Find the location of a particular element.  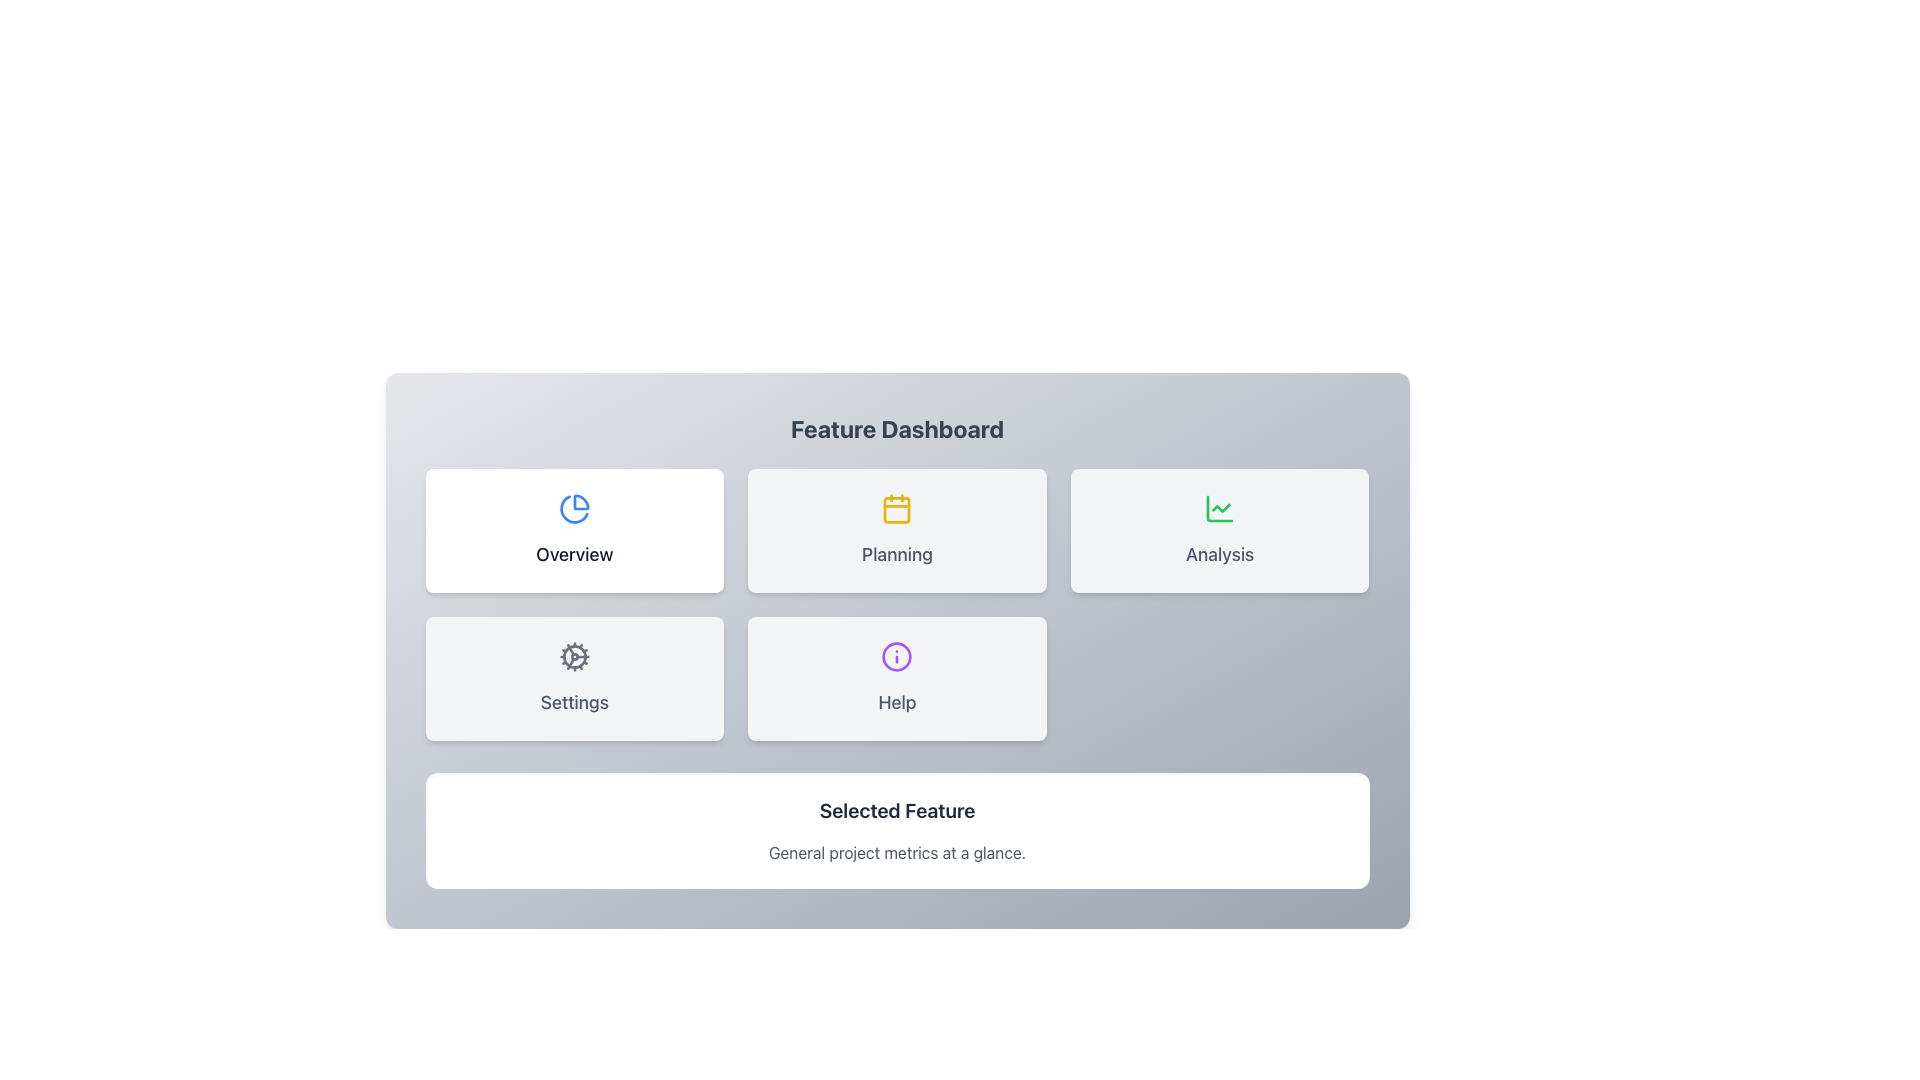

the vibrant purple decorative icon with a hollow circular outline, located in the 'Help' interactive box towards the bottom-middle section of the interface is located at coordinates (896, 656).